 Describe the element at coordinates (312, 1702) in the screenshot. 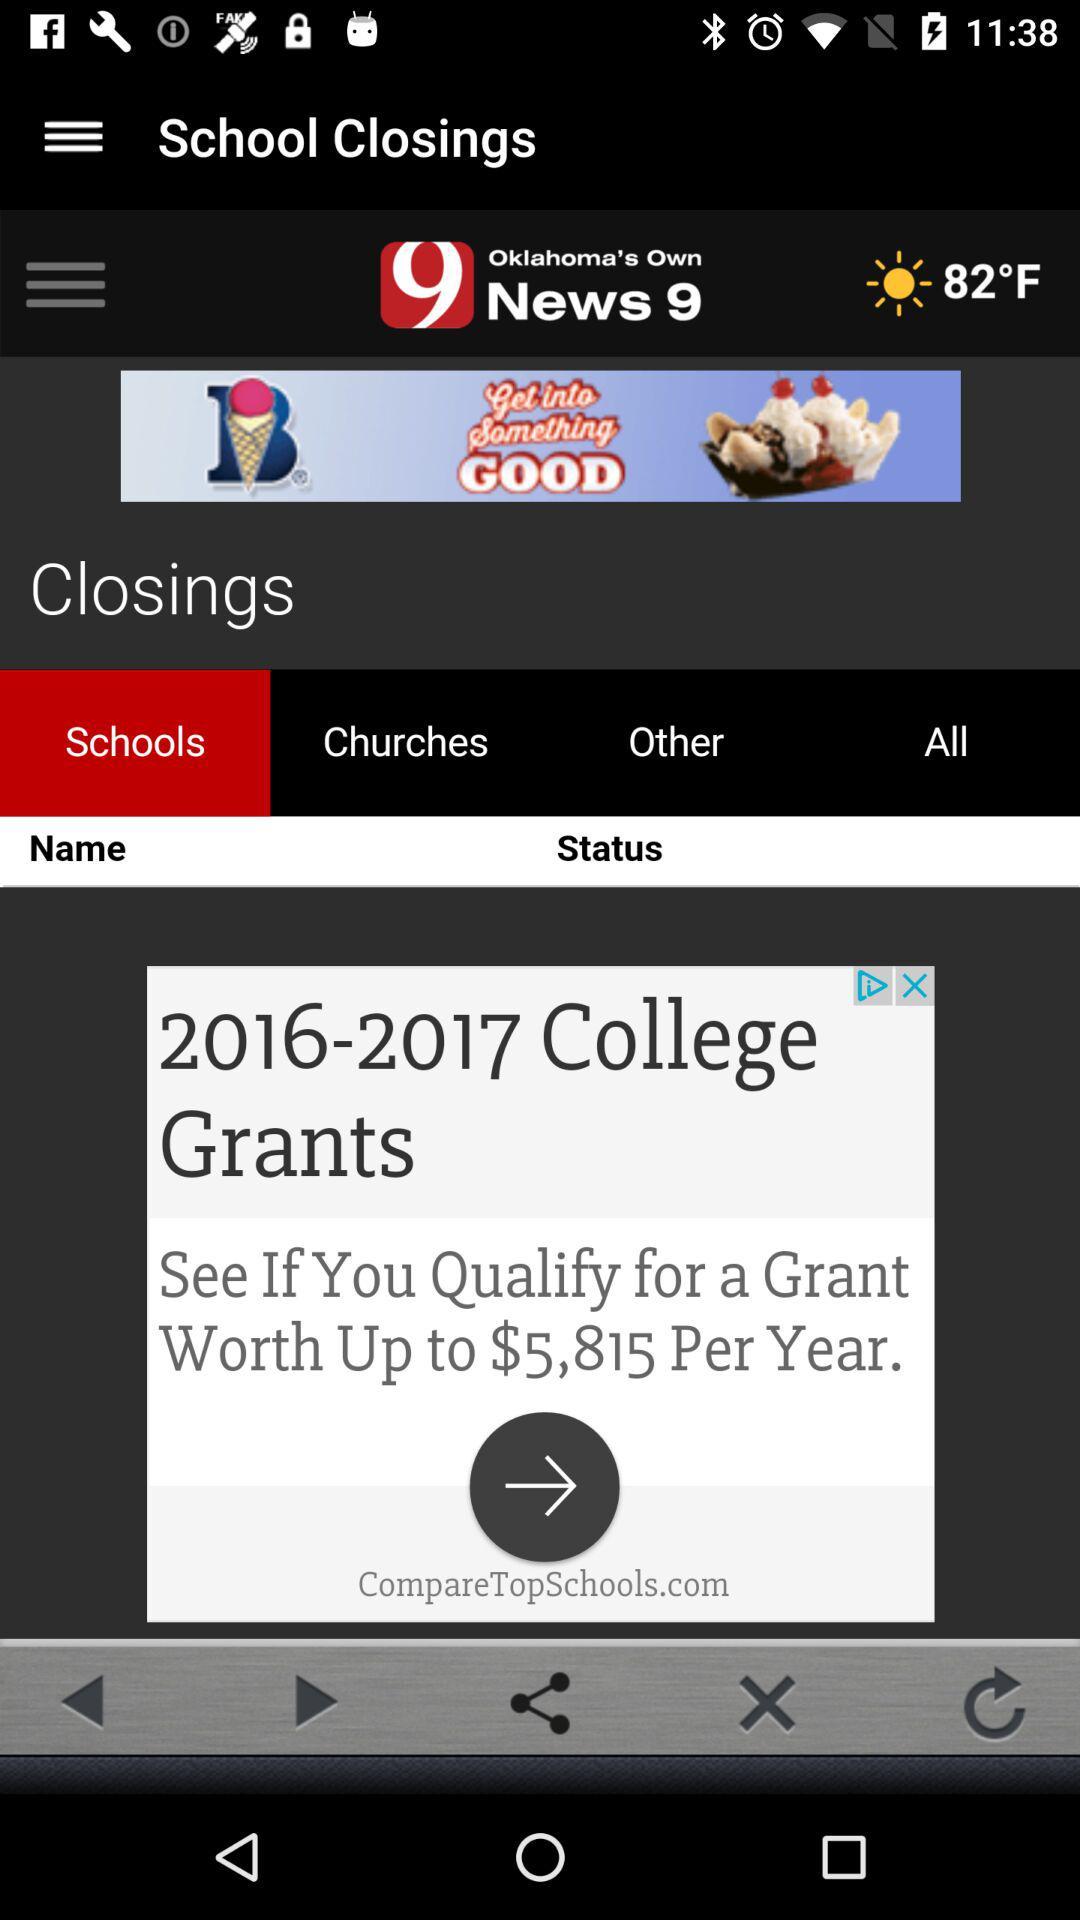

I see `foward` at that location.